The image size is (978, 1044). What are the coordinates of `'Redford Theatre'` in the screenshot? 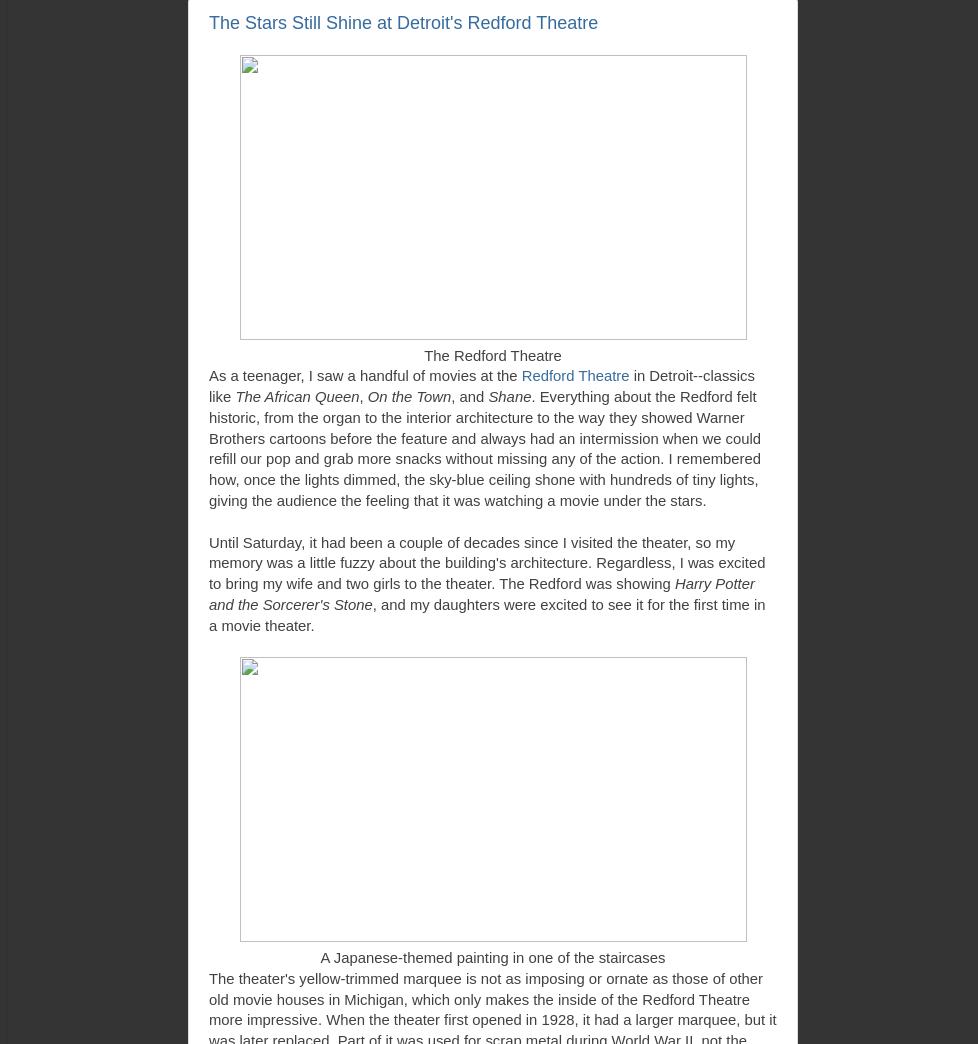 It's located at (574, 376).